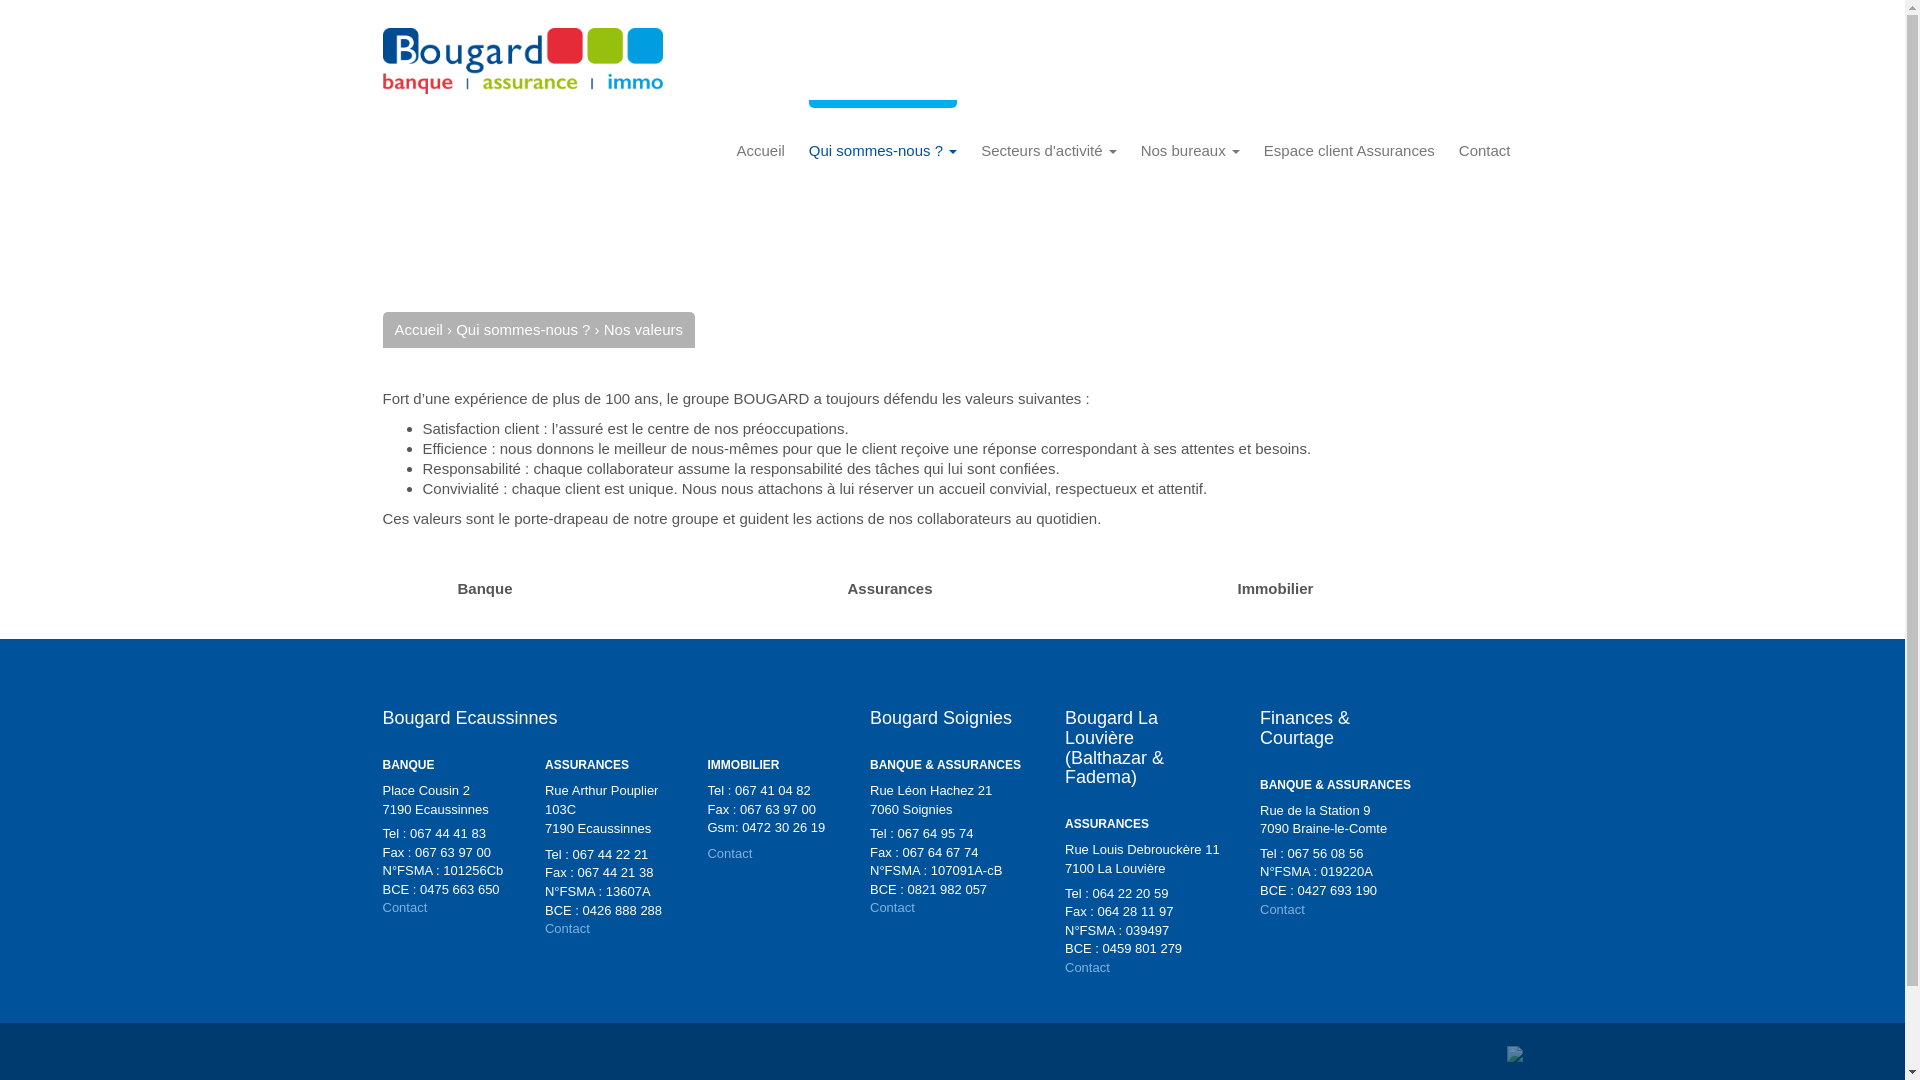  Describe the element at coordinates (891, 907) in the screenshot. I see `'Contact'` at that location.